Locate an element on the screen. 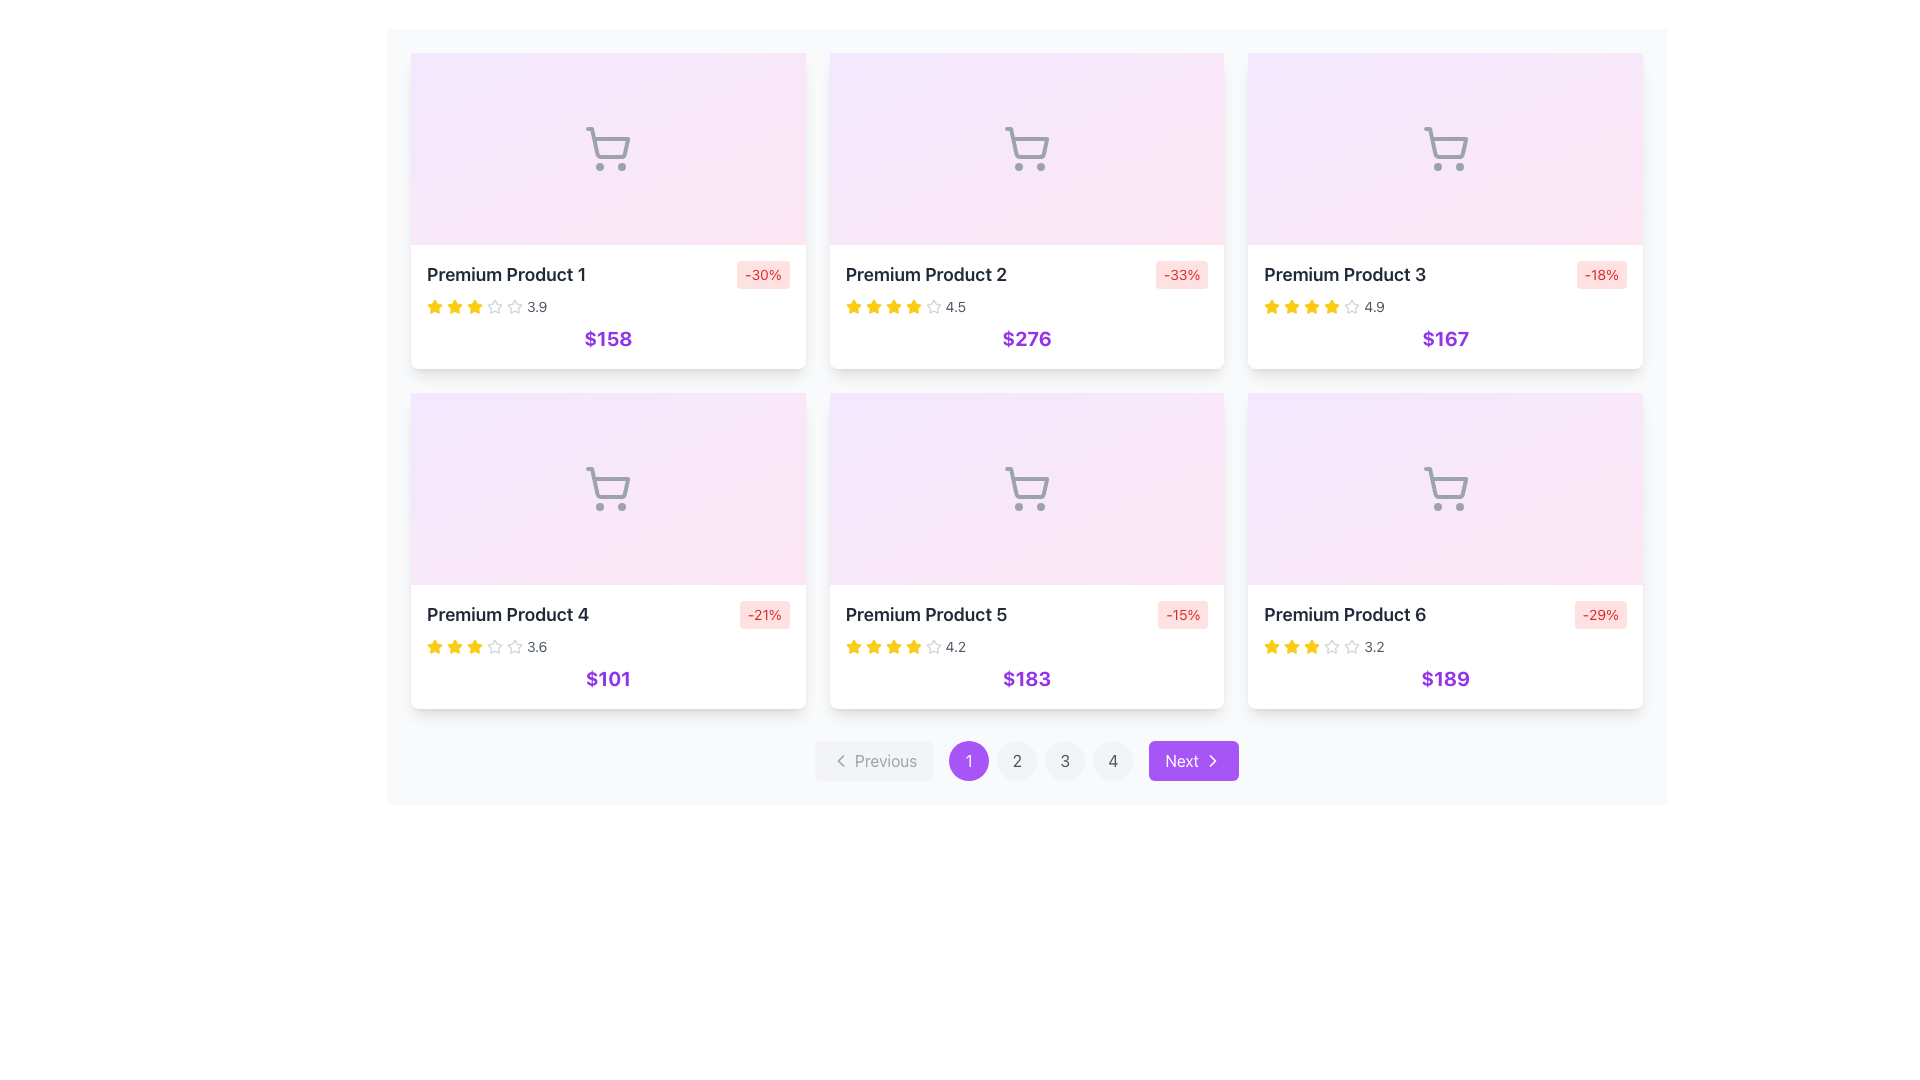 This screenshot has width=1920, height=1080. the yellow filled star icon, which is the fifth star in the rating system for the 'Premium Product 3' card located in the top-right quadrant of the interface is located at coordinates (1312, 307).